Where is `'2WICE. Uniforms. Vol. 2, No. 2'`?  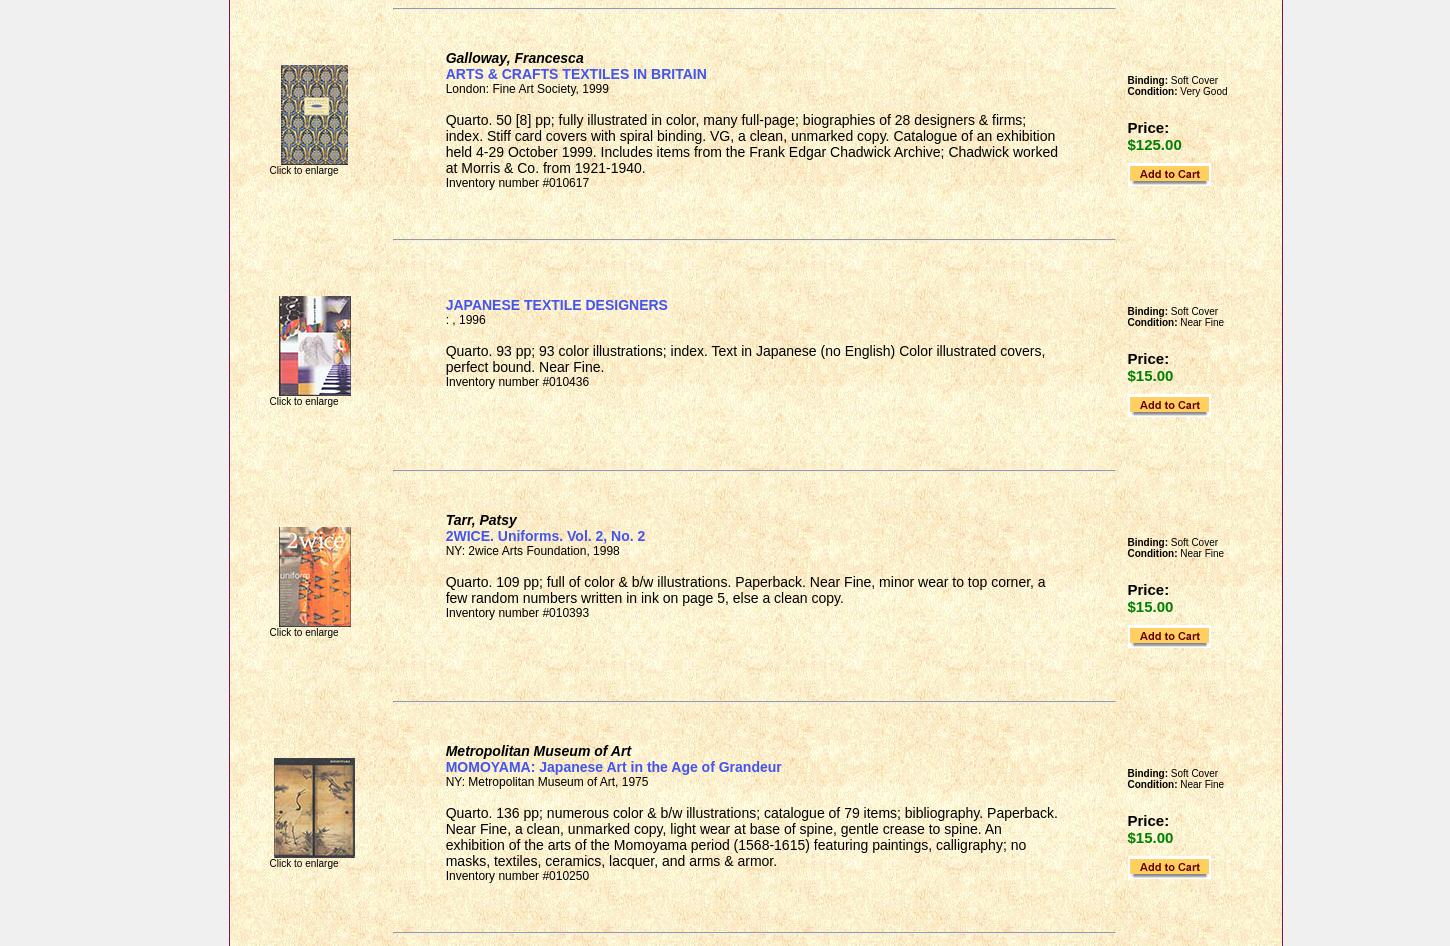 '2WICE. Uniforms. Vol. 2, No. 2' is located at coordinates (545, 536).